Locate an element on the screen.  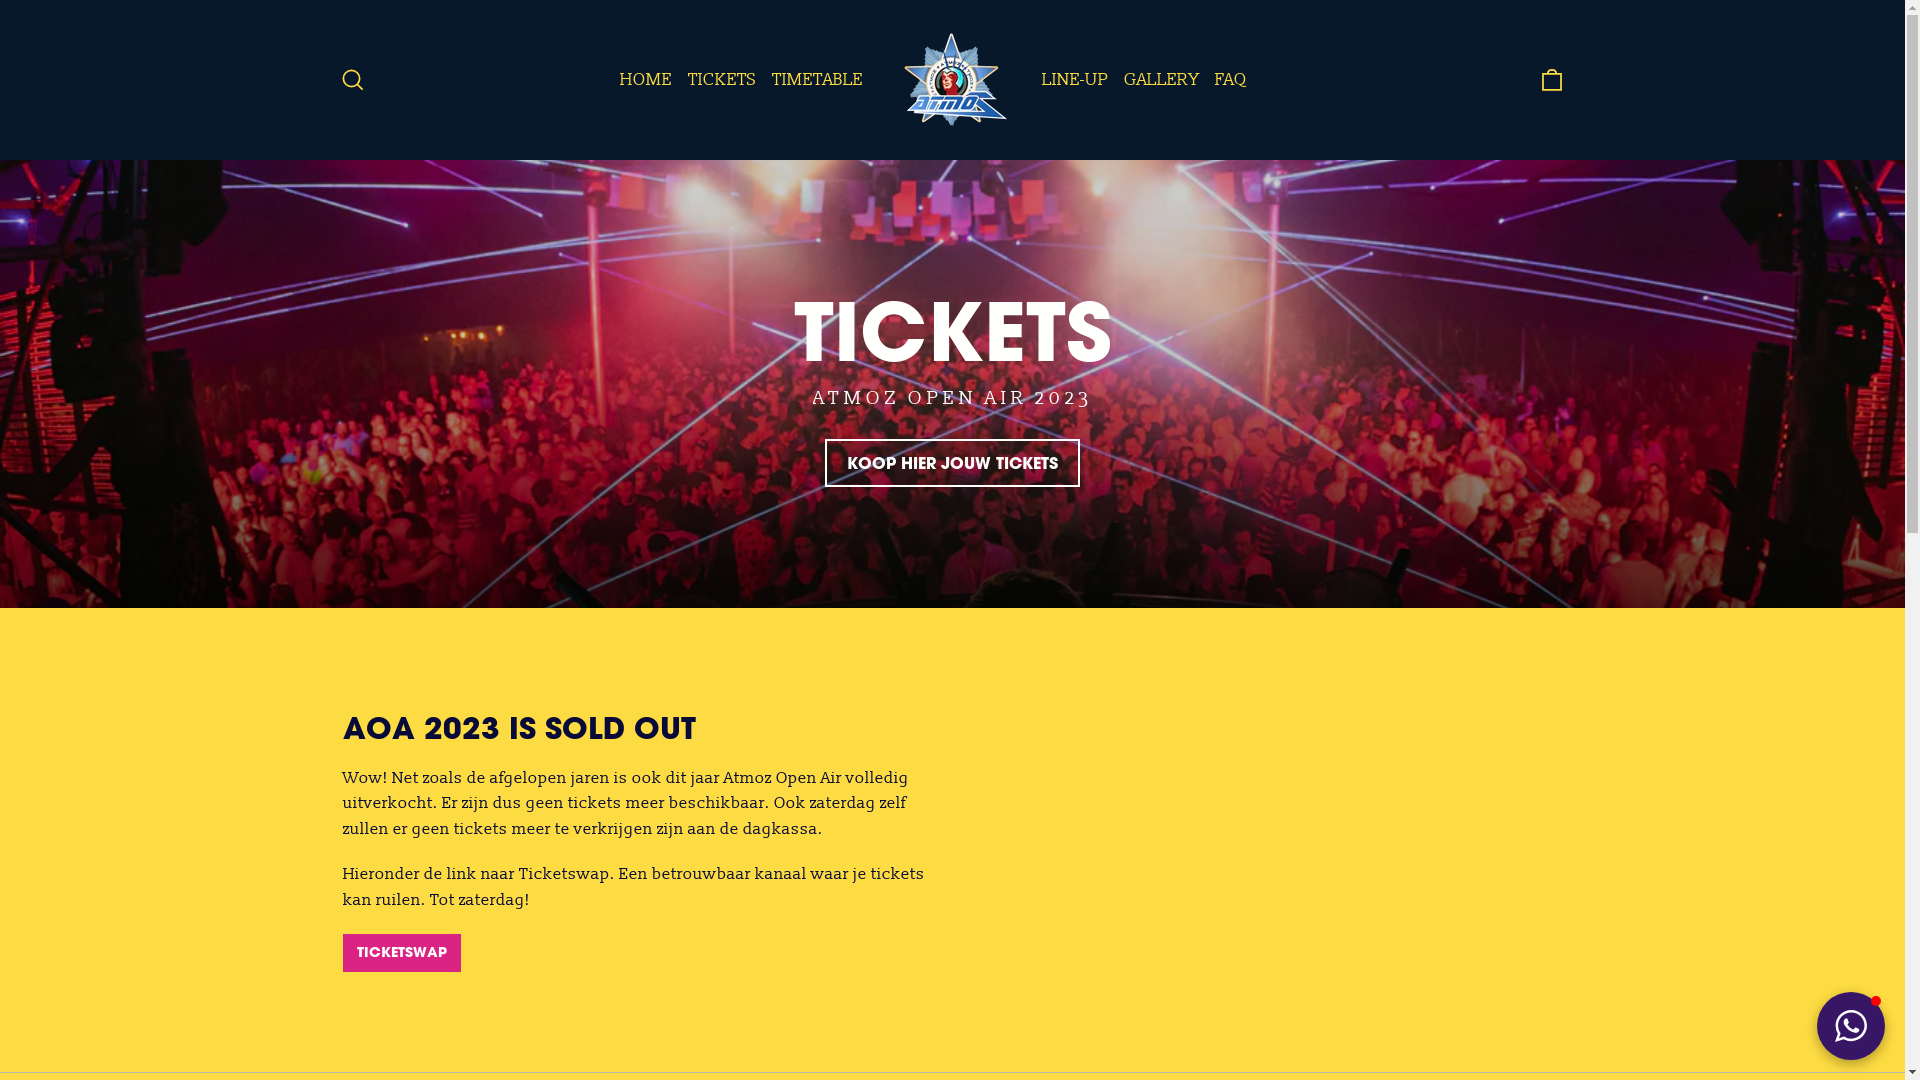
'Cart' is located at coordinates (1529, 79).